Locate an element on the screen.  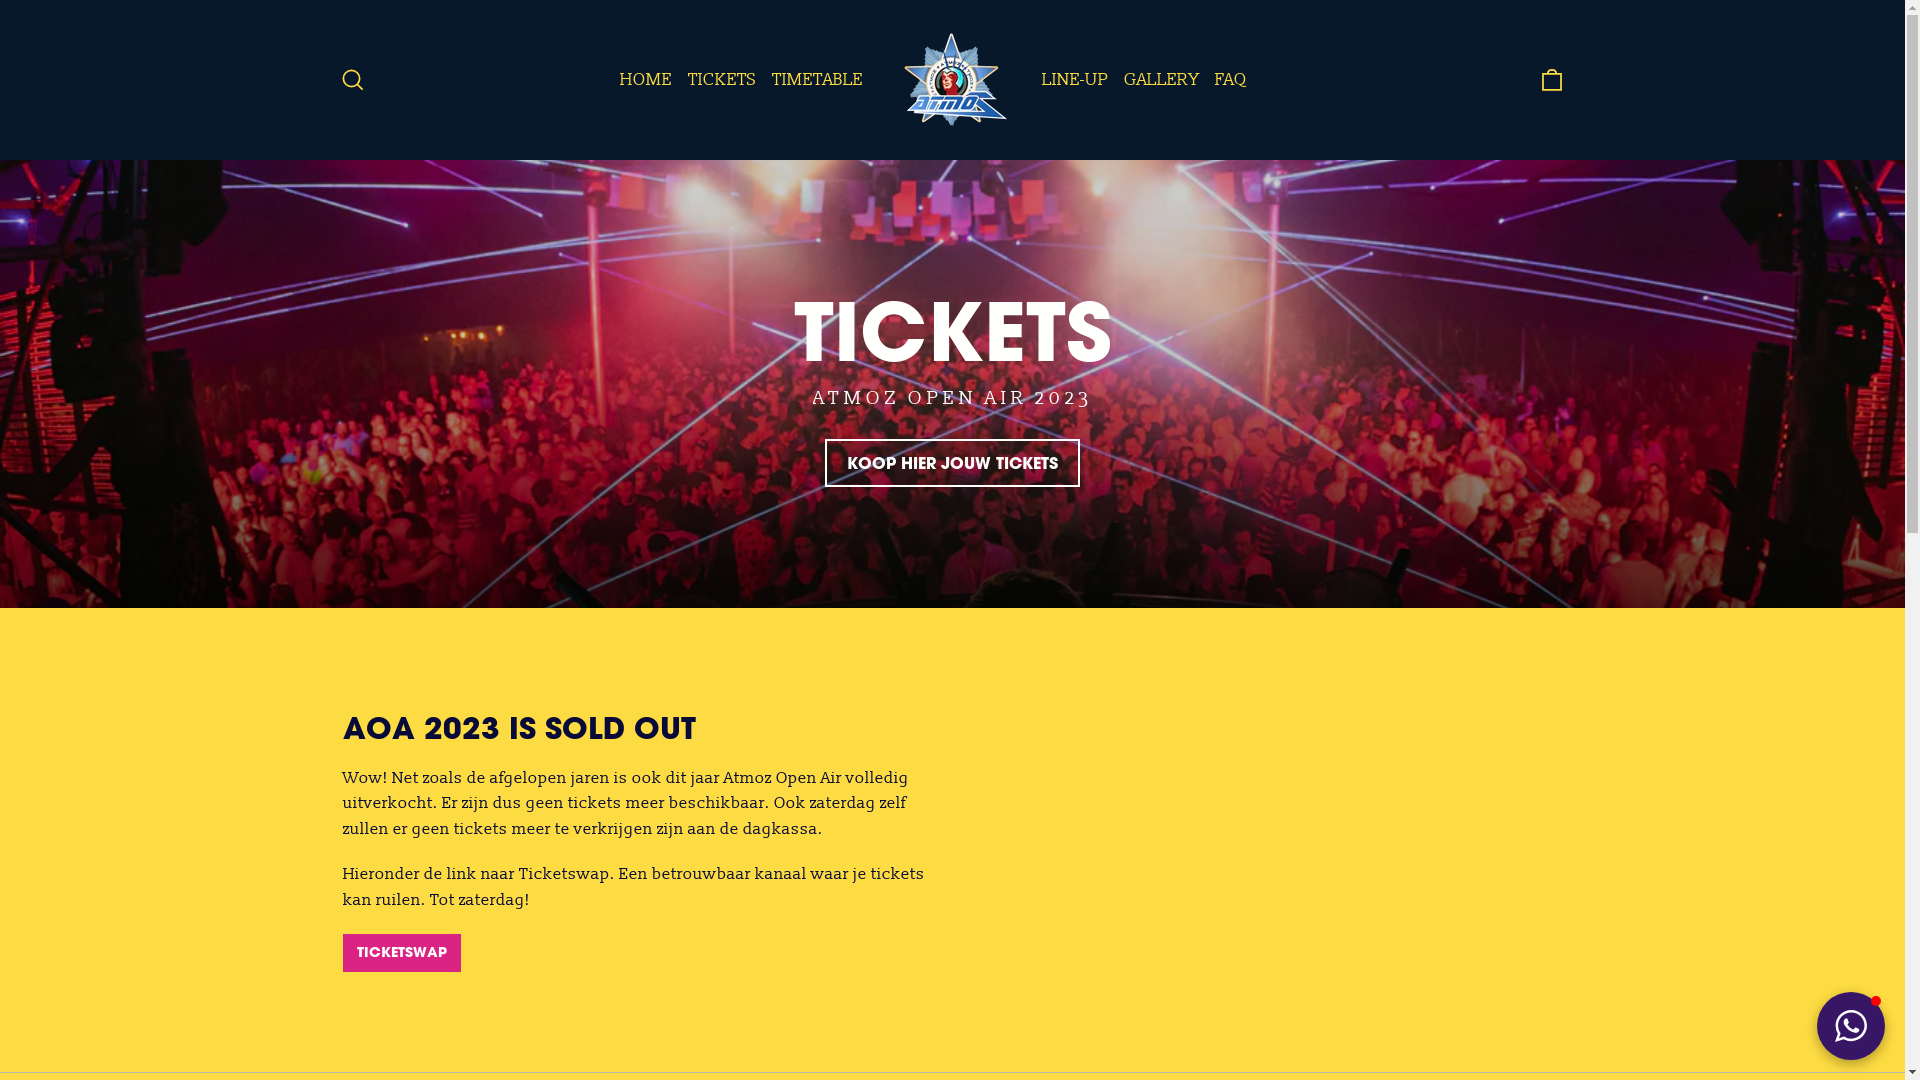
'Cart' is located at coordinates (1529, 79).